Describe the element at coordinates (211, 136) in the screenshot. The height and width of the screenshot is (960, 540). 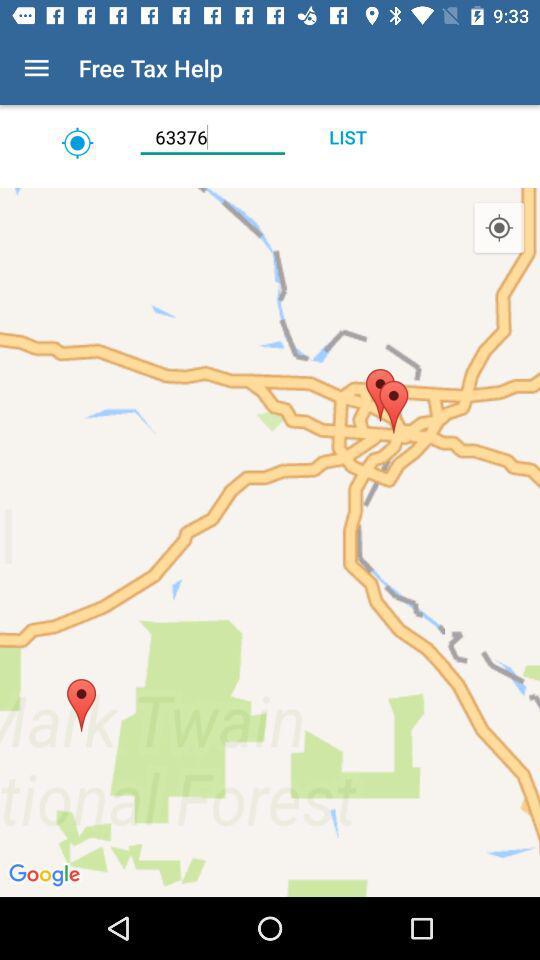
I see `the 63376 icon` at that location.